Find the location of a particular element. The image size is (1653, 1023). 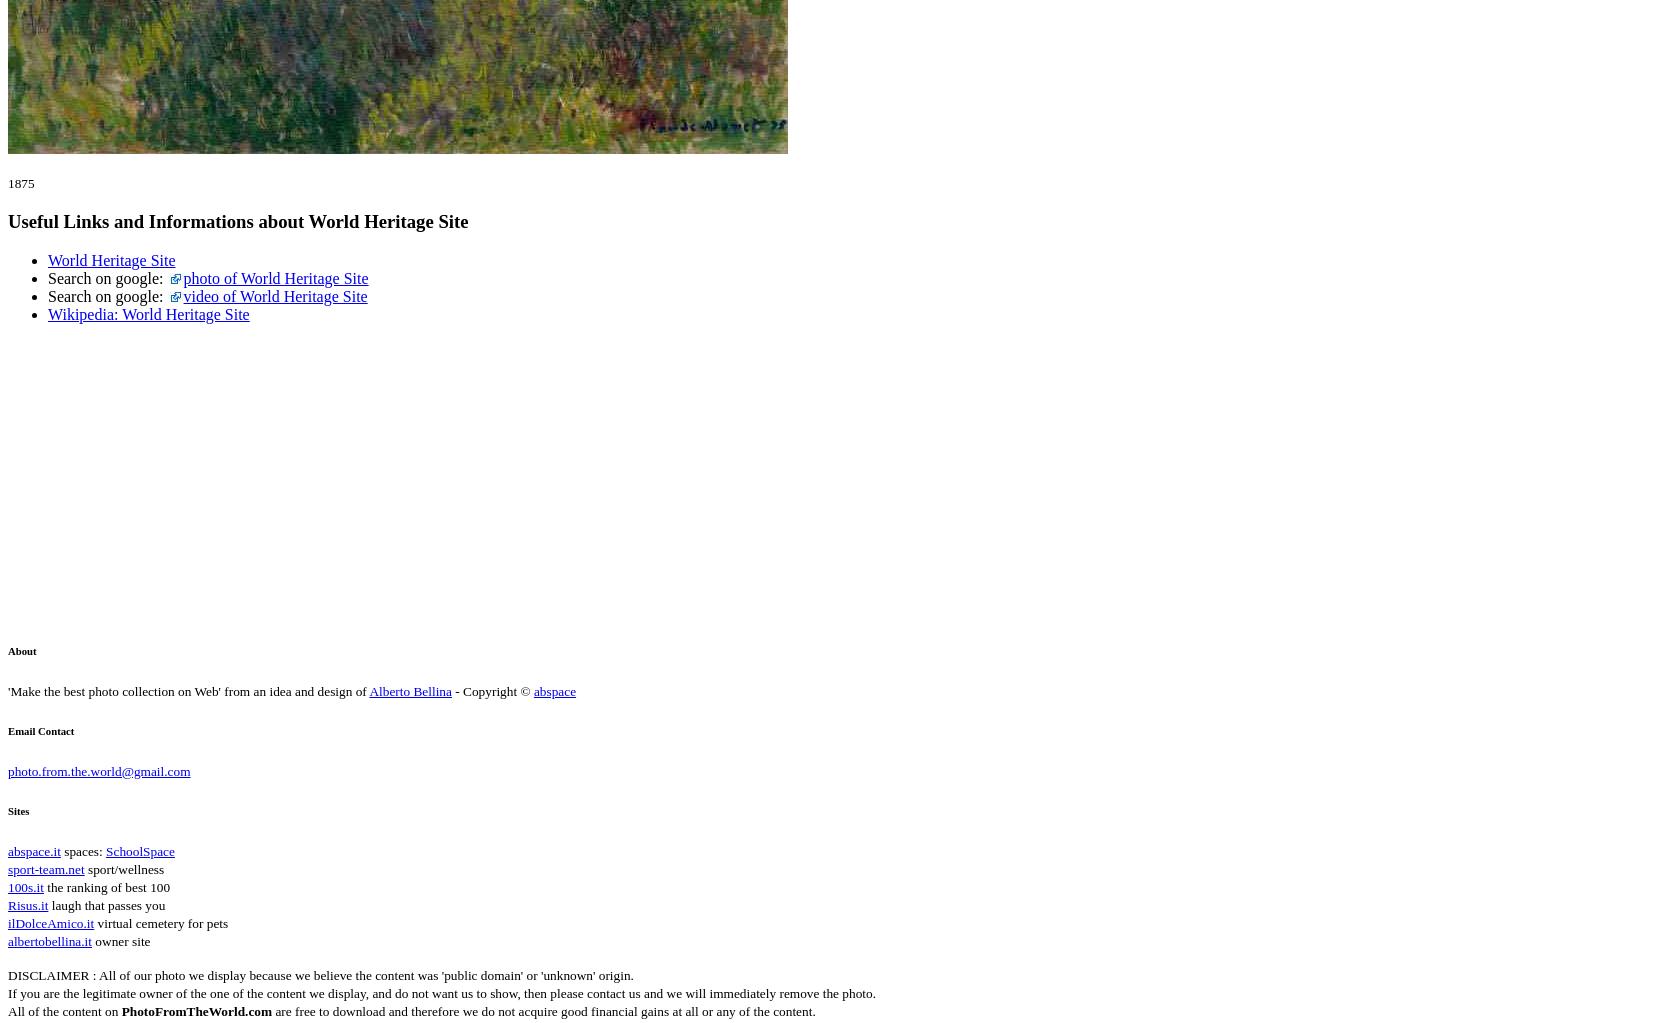

'100s.it' is located at coordinates (24, 886).